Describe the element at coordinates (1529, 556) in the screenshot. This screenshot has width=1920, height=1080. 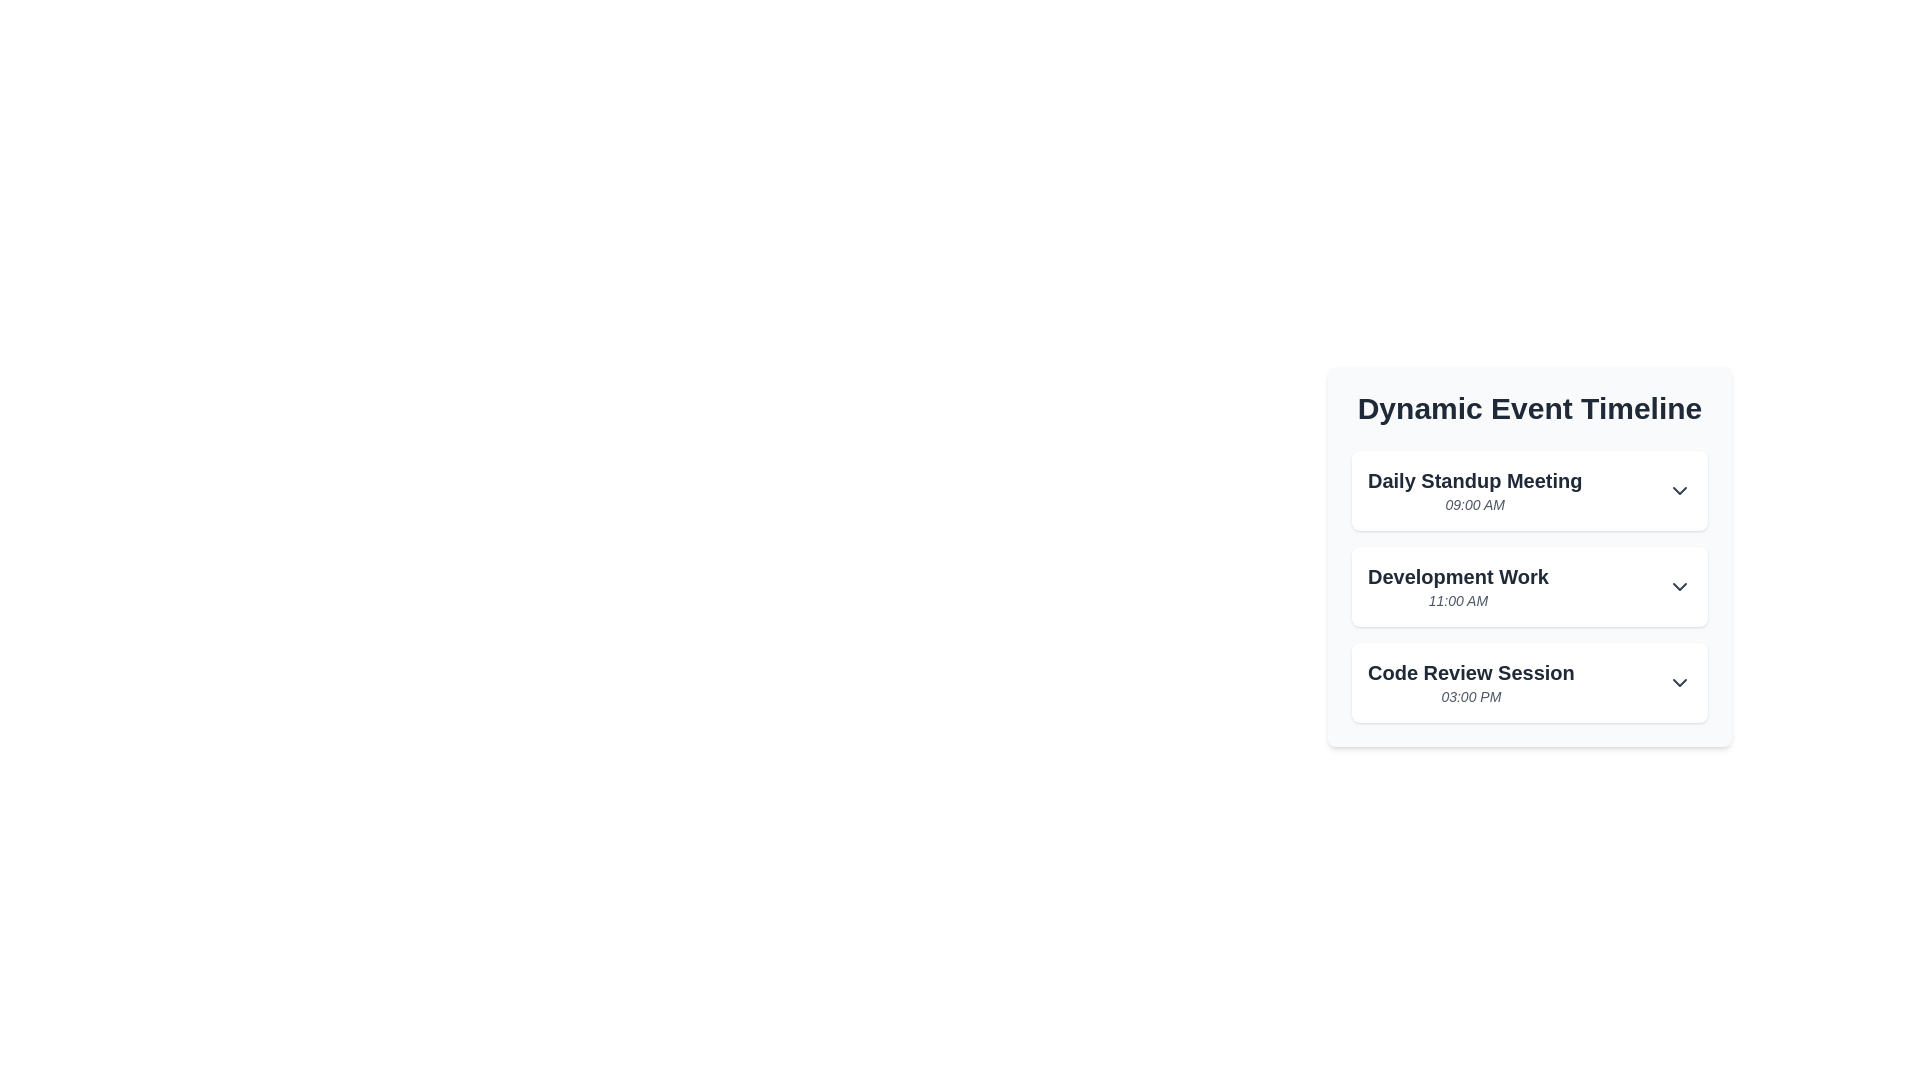
I see `the second event card in the timeline that displays 'Development Work' scheduled at '11:00 AM'` at that location.